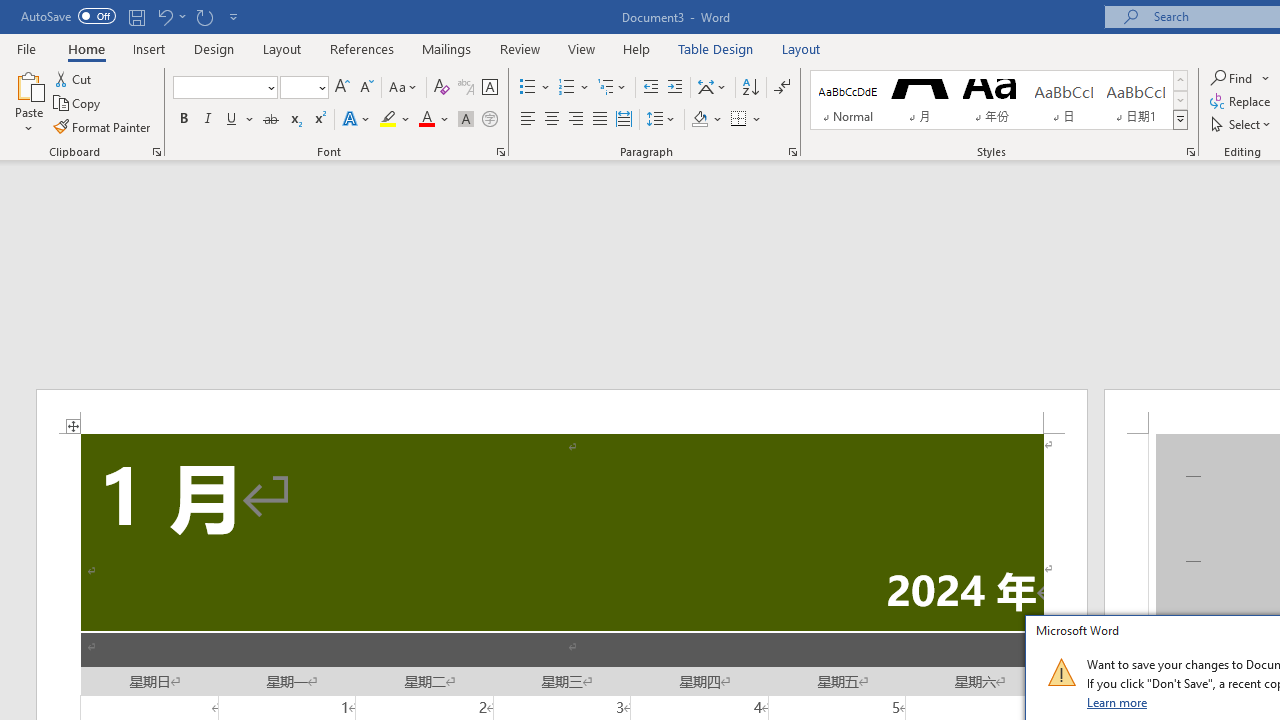 The height and width of the screenshot is (720, 1280). I want to click on 'Character Shading', so click(464, 119).